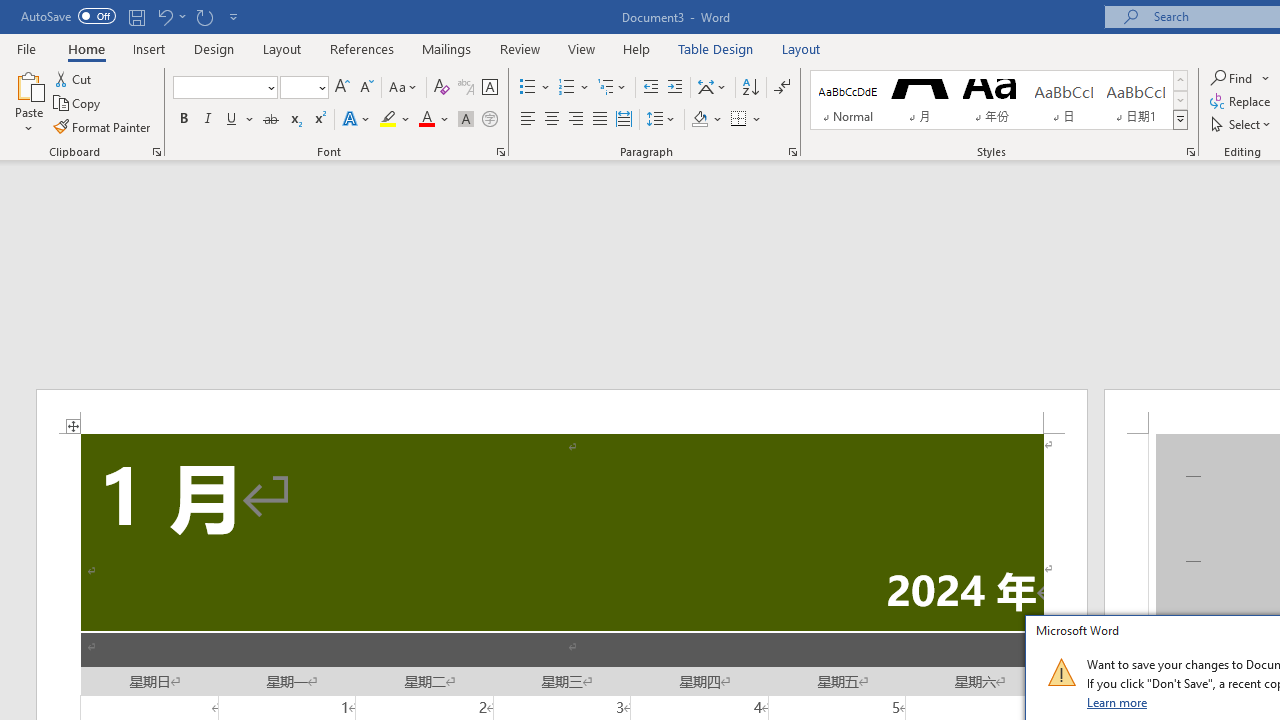 The height and width of the screenshot is (720, 1280). I want to click on 'Character Shading', so click(464, 119).